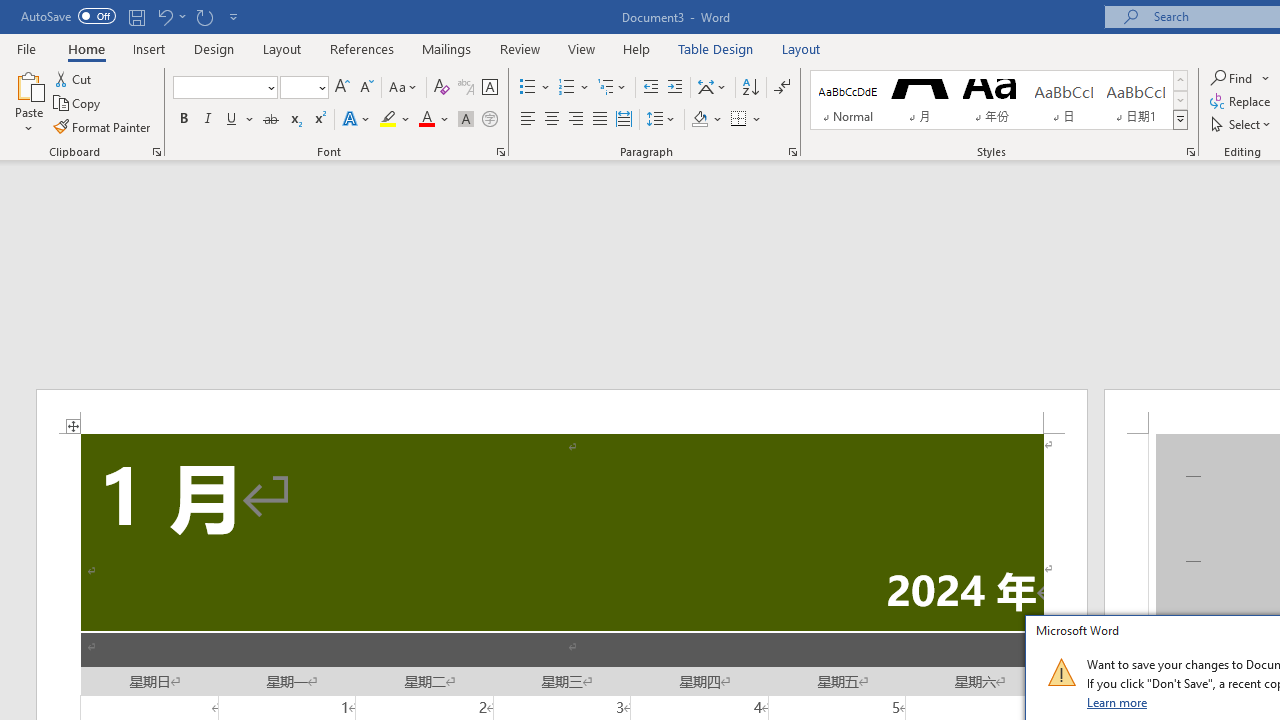 The height and width of the screenshot is (720, 1280). I want to click on 'Character Shading', so click(464, 119).